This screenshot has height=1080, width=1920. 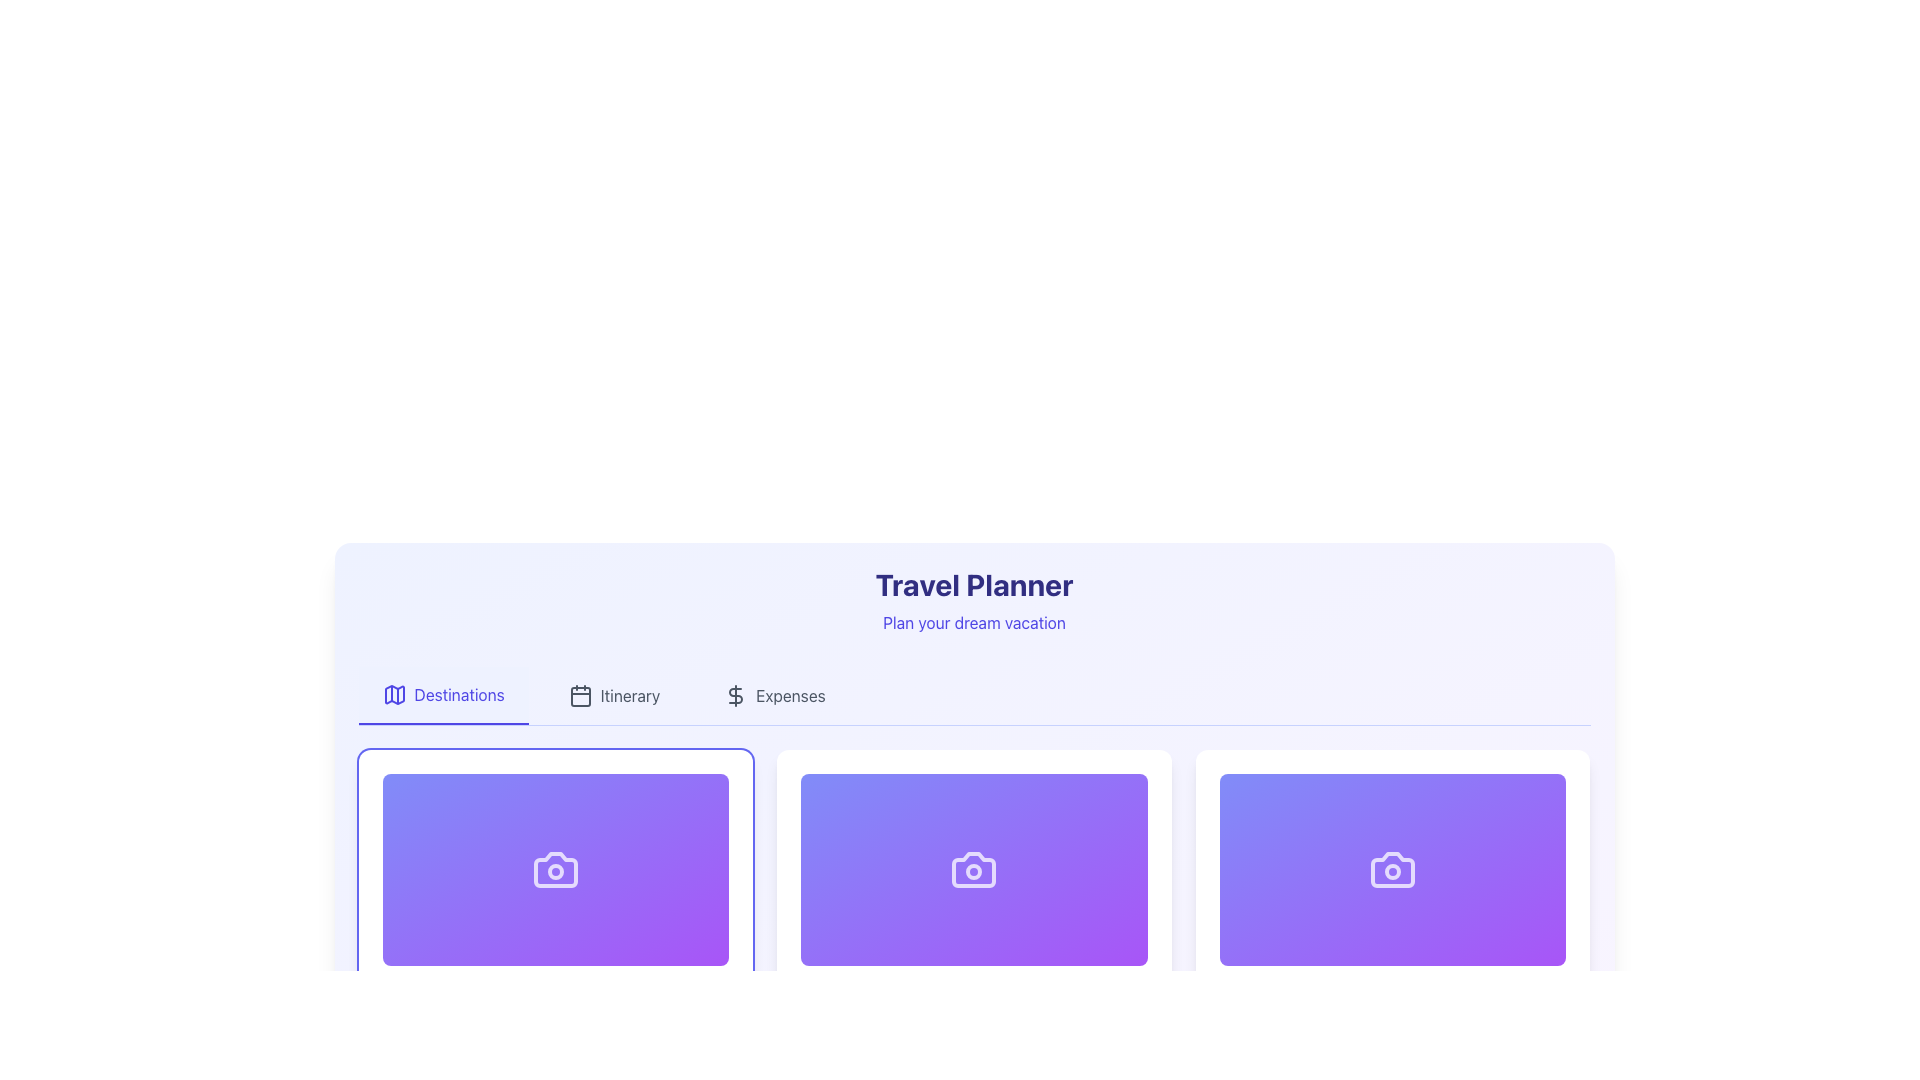 I want to click on the camera icon, which is an outlined shape with a rectangular body and circular lens, located in the first square card under the 'Destinations' tab, so click(x=555, y=869).